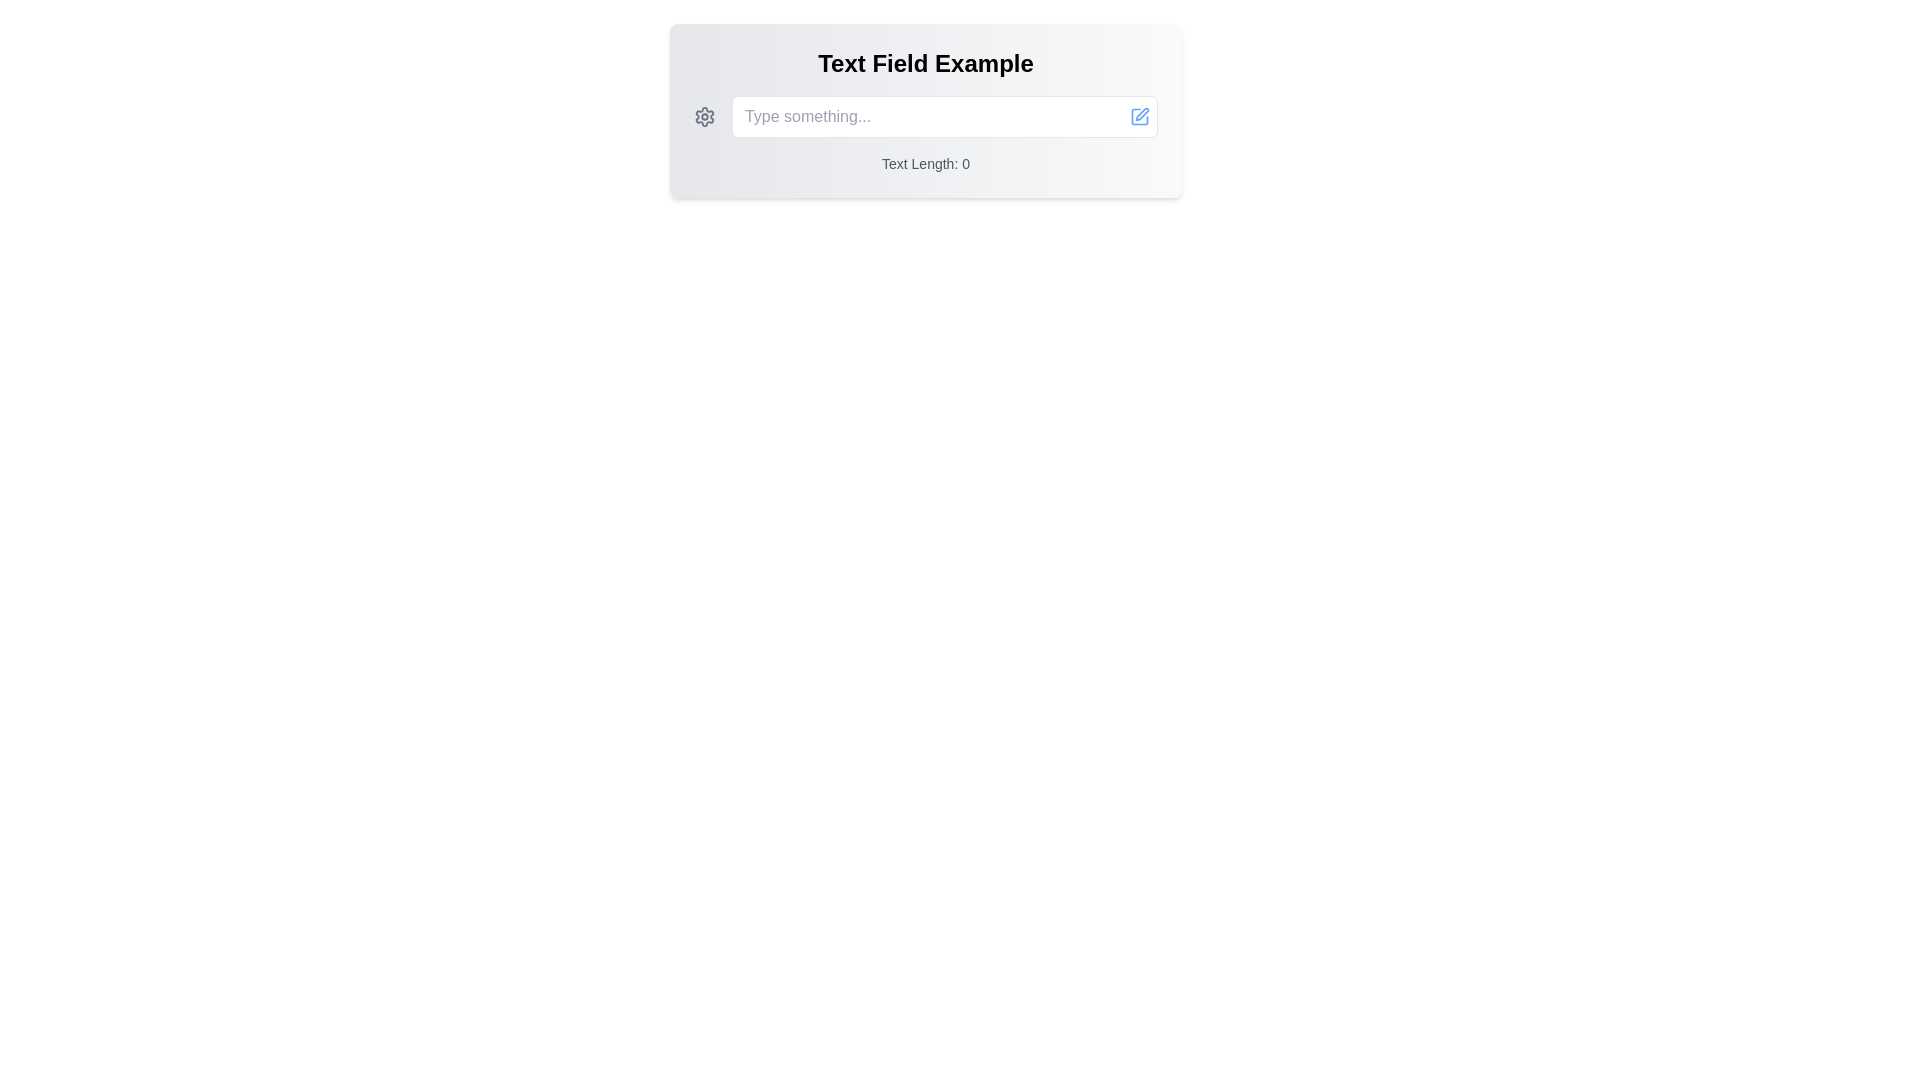  Describe the element at coordinates (1140, 116) in the screenshot. I see `the stylized pen icon located on the right side of the input box with placeholder text 'Type something...'` at that location.